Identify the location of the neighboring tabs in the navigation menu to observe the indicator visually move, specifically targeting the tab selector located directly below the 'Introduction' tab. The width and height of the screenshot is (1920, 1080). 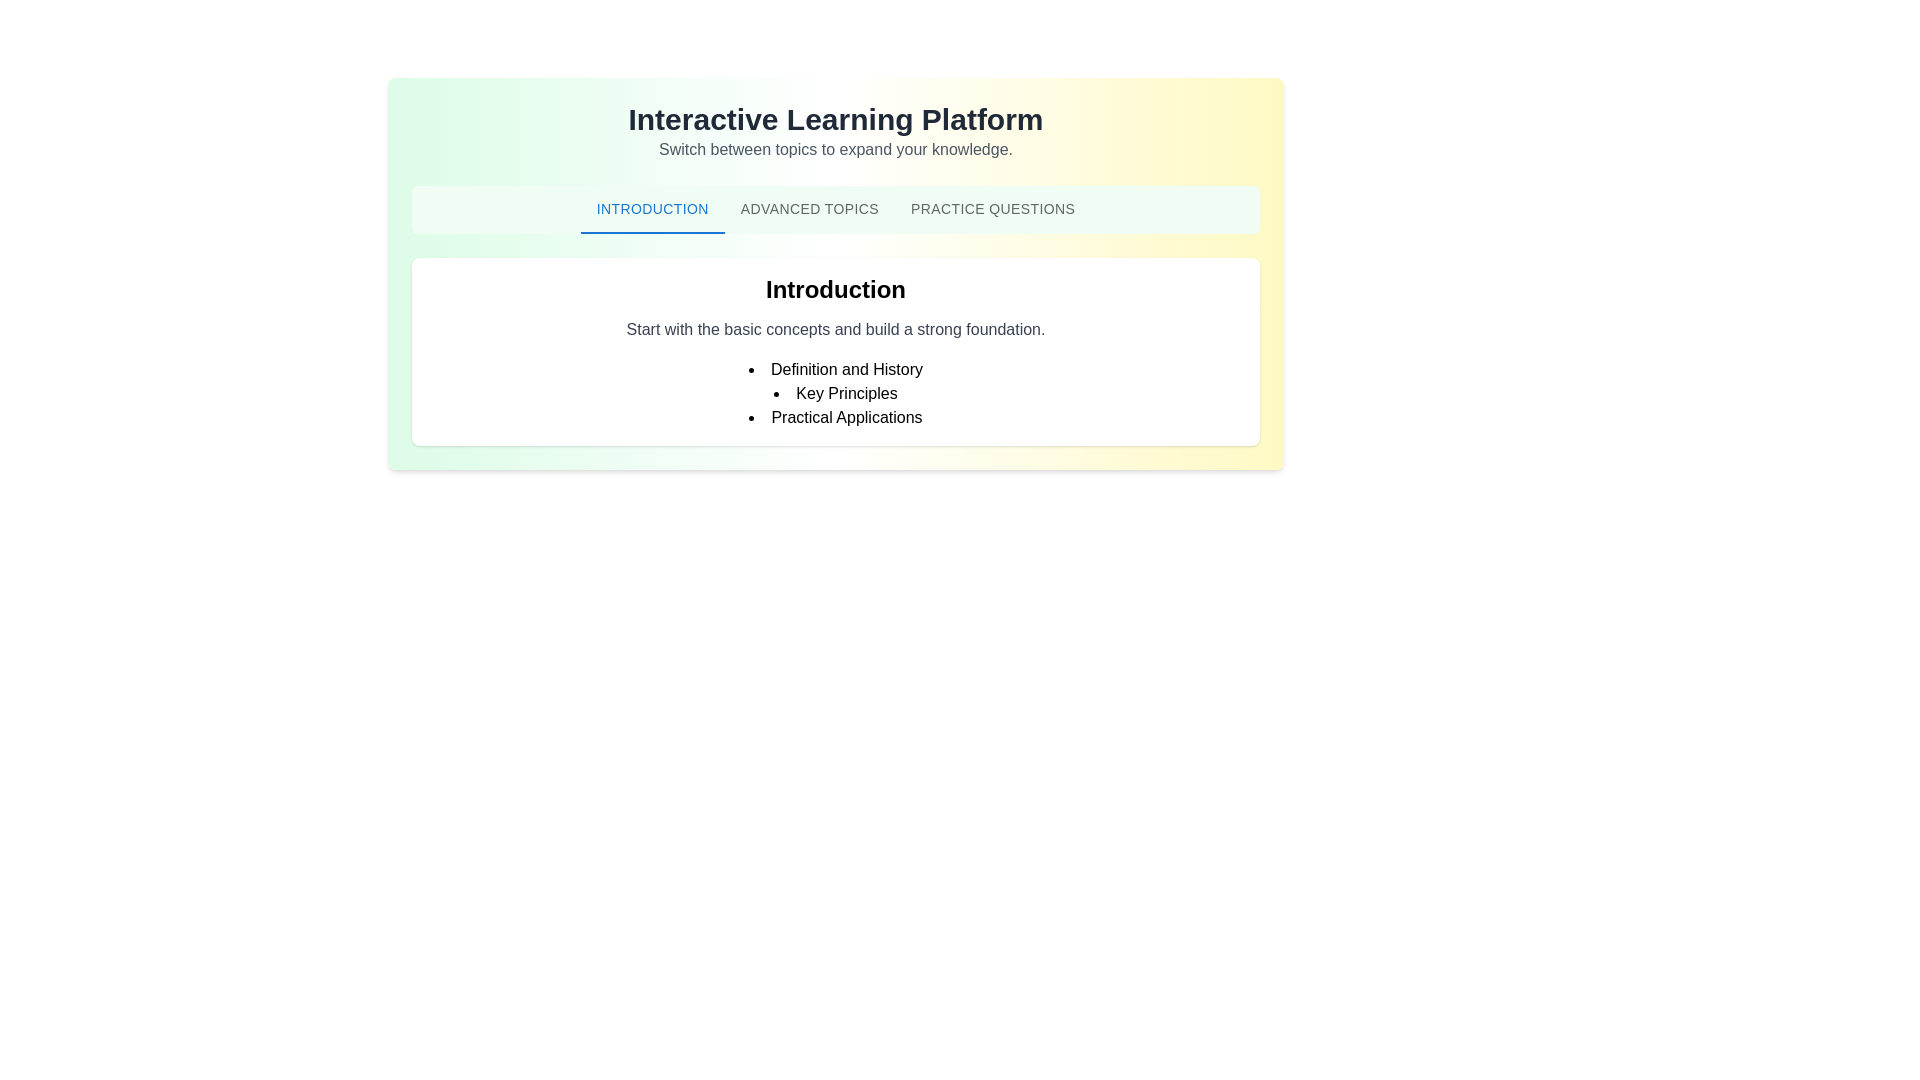
(652, 231).